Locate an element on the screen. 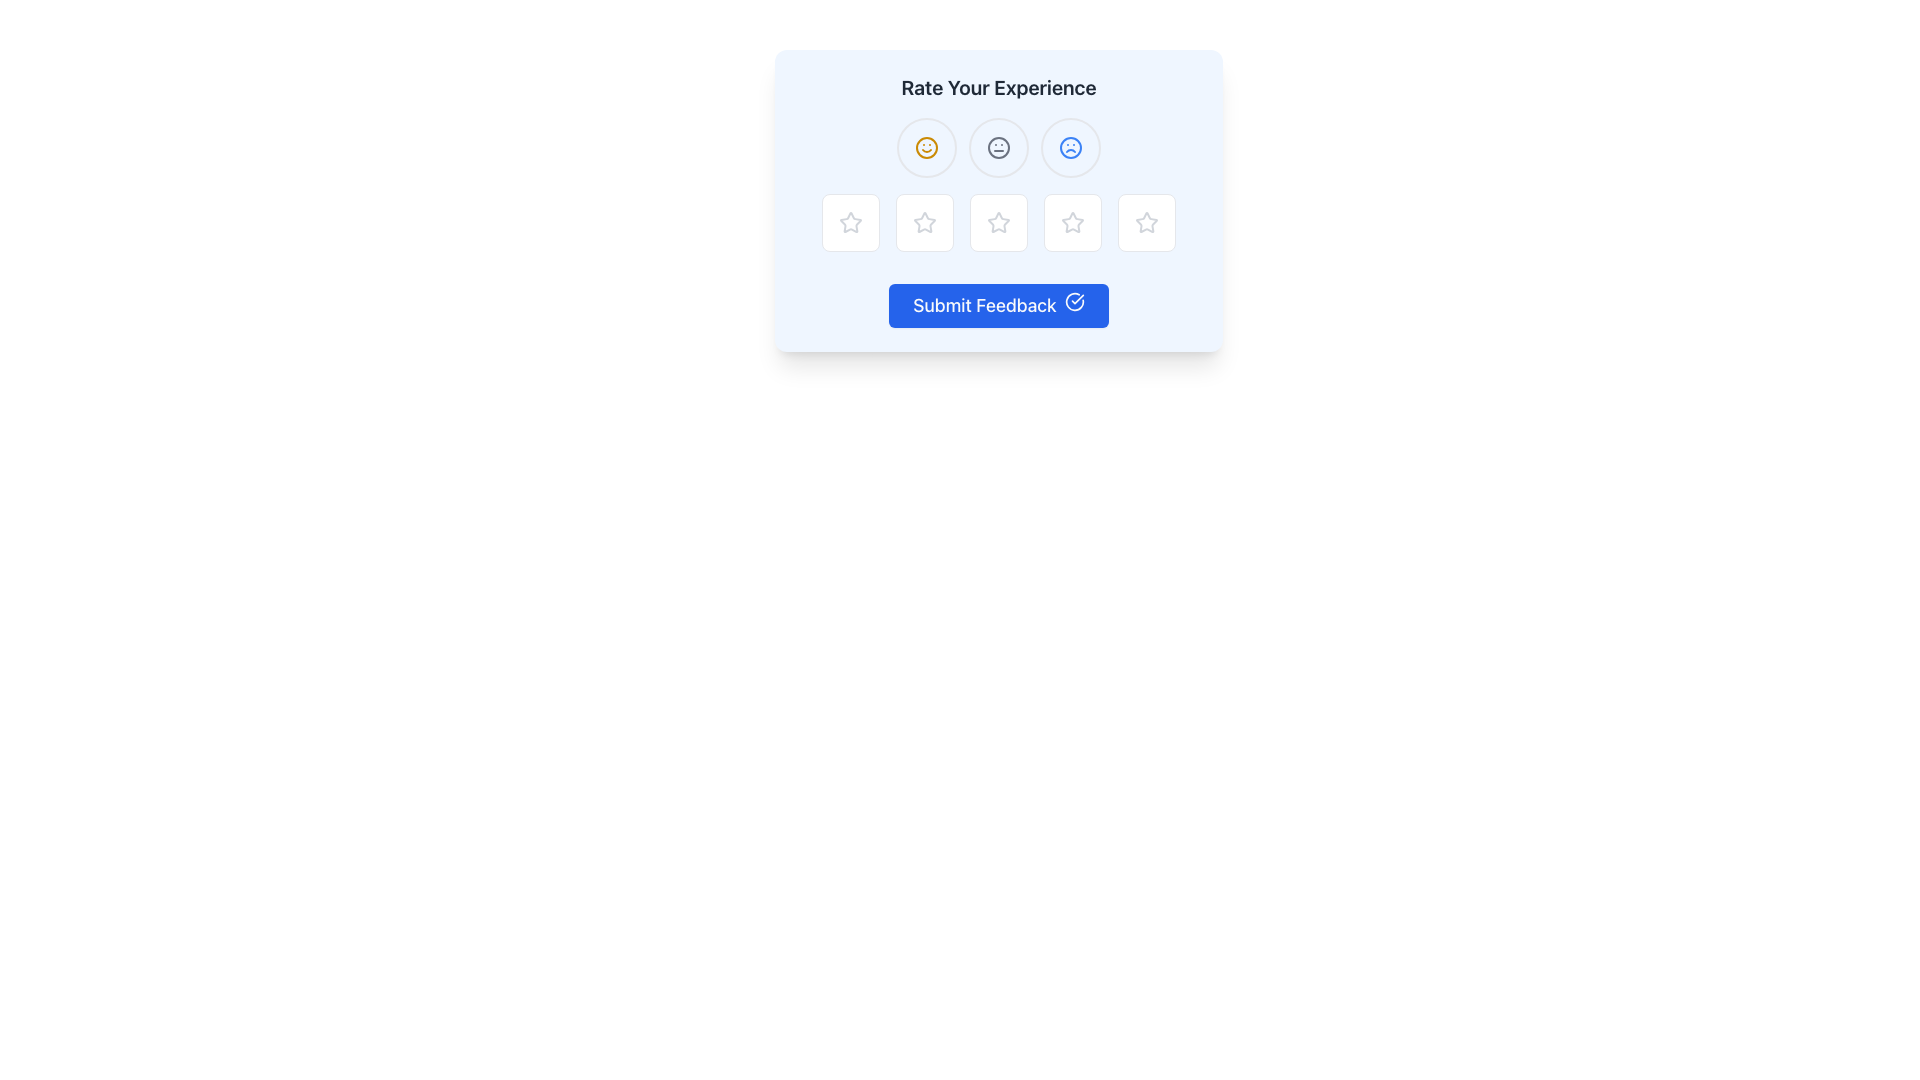  the circular blue button with a frown icon, which is the rightmost option in a group of three buttons representing a satisfaction rating scale is located at coordinates (1069, 146).